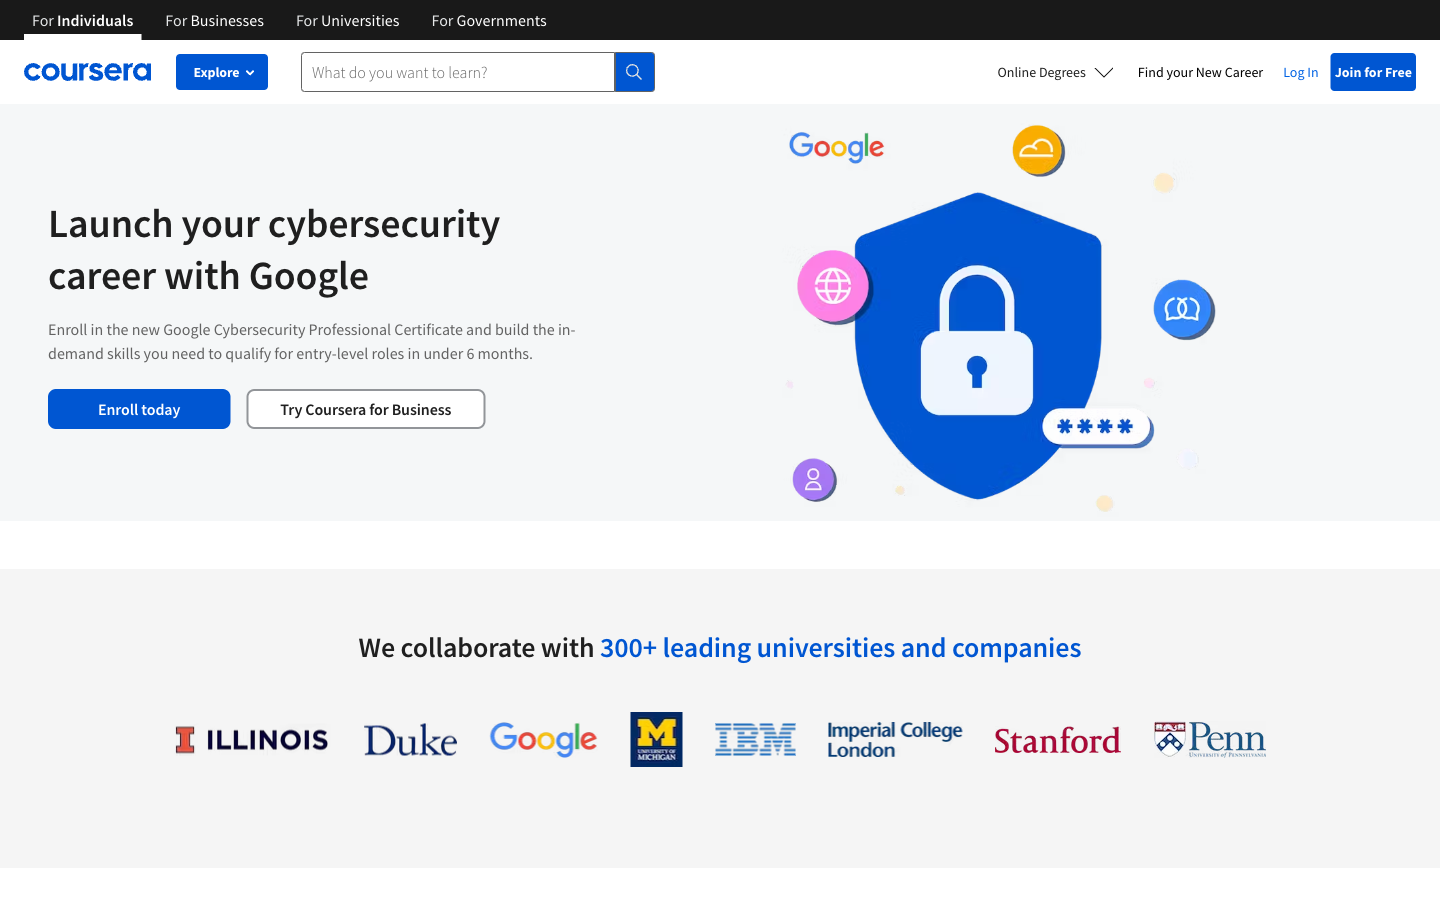  Describe the element at coordinates (409, 738) in the screenshot. I see `Go to Duke University Page` at that location.